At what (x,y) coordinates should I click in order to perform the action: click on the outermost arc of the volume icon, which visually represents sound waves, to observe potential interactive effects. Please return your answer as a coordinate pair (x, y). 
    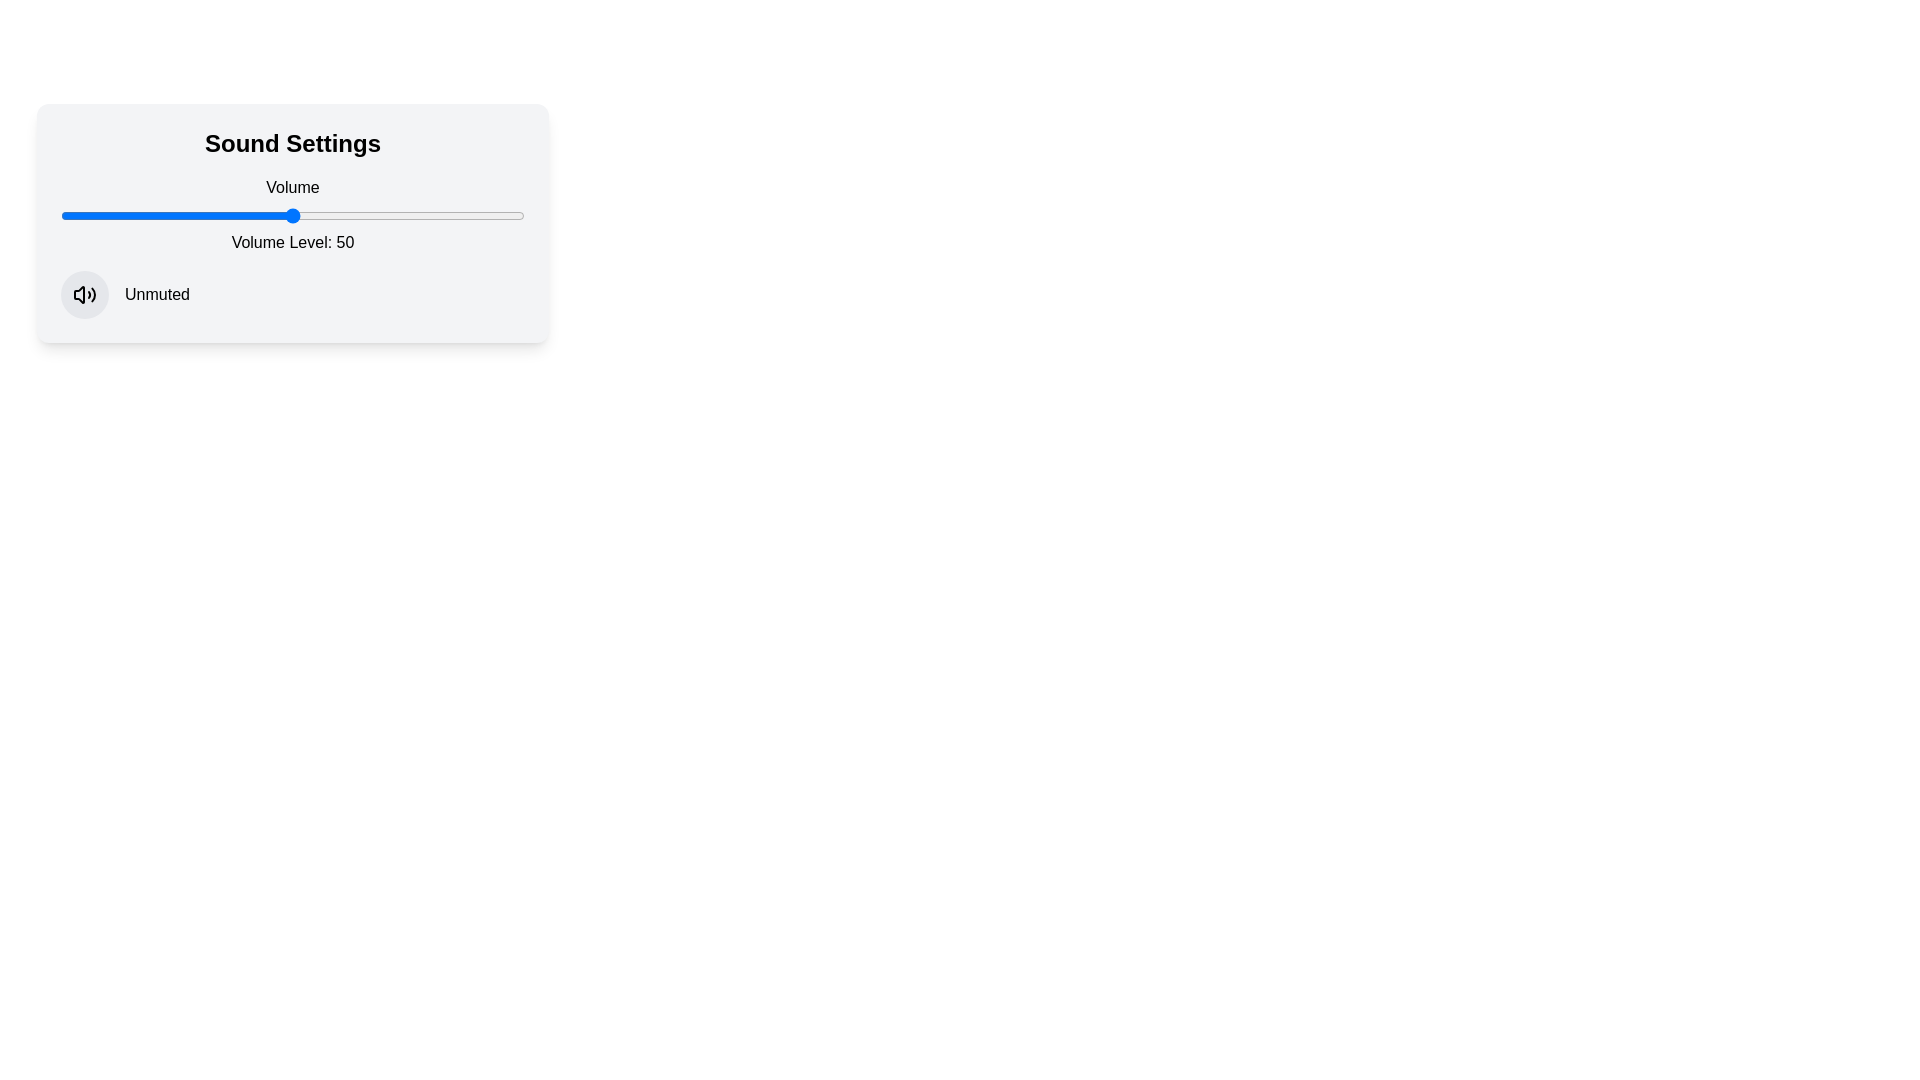
    Looking at the image, I should click on (92, 294).